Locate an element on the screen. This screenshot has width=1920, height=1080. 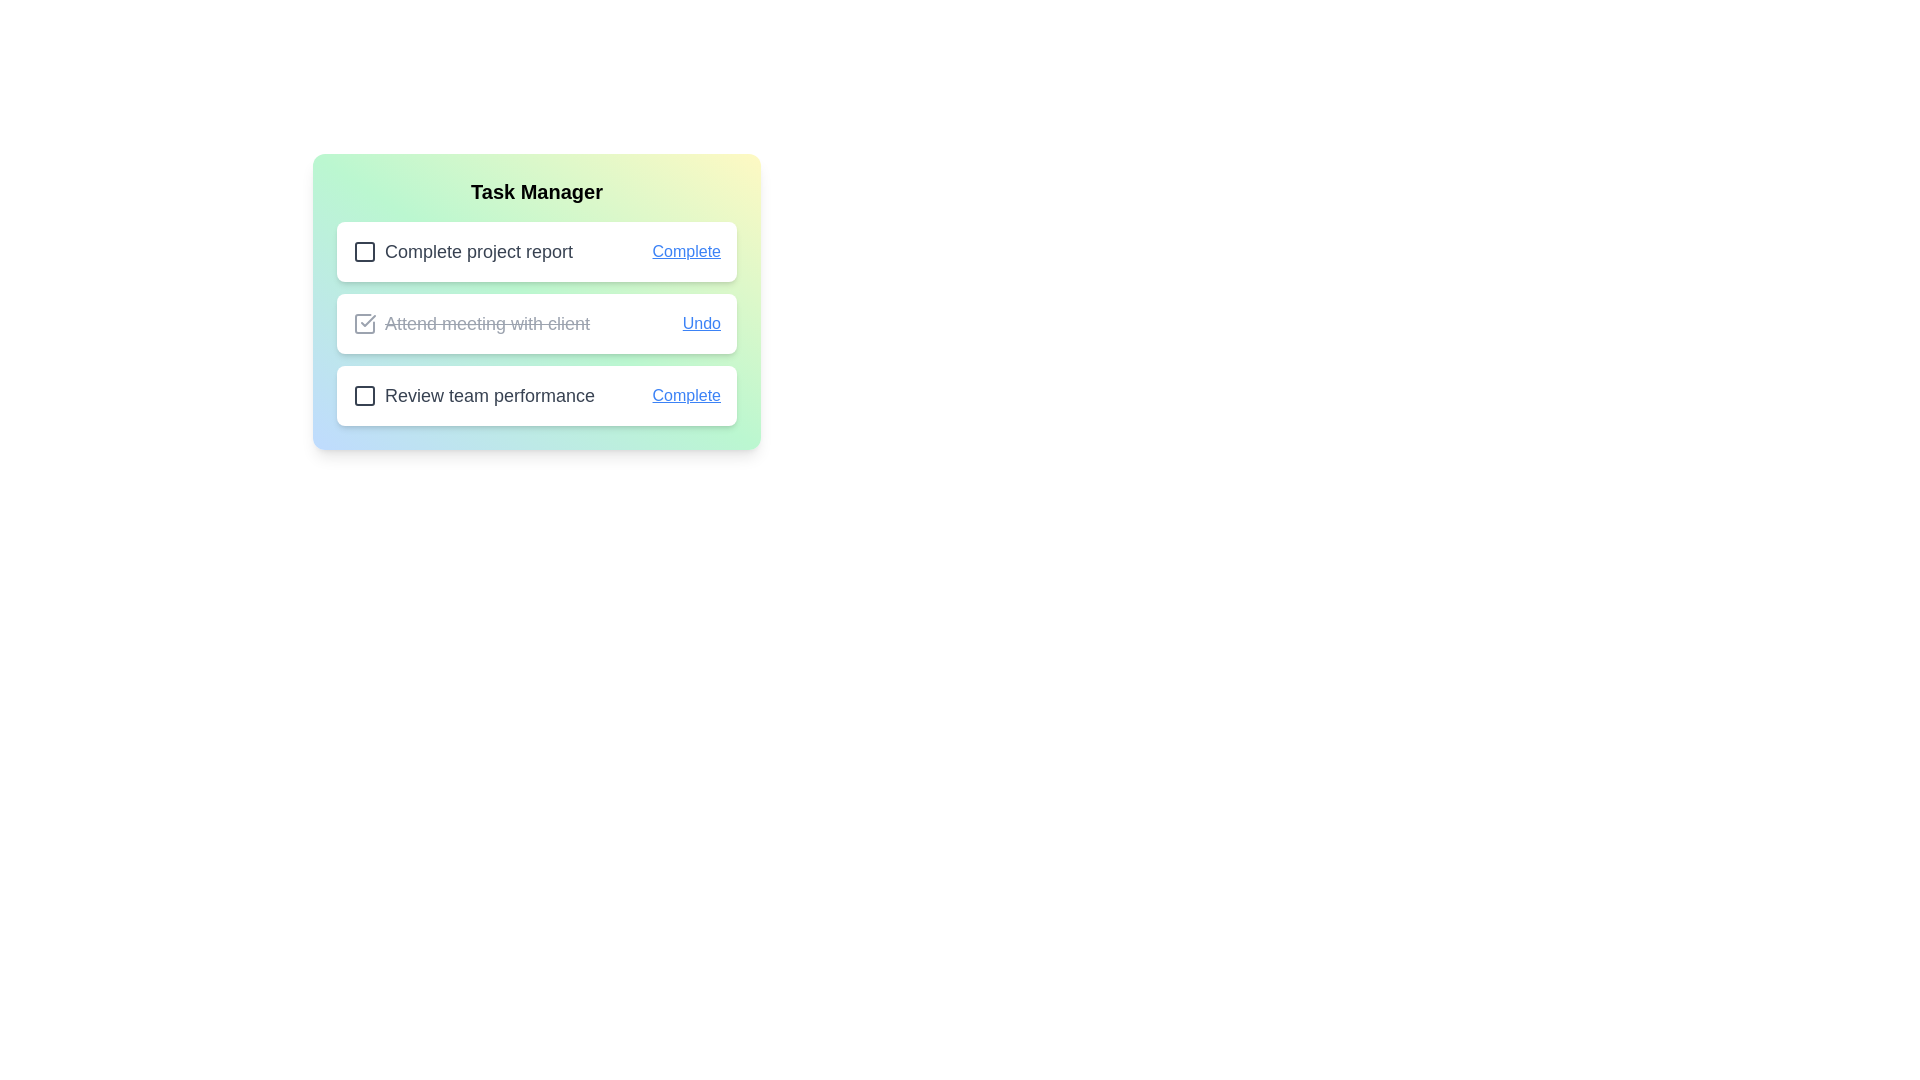
the button labeled Complete for the task Complete project report is located at coordinates (686, 250).